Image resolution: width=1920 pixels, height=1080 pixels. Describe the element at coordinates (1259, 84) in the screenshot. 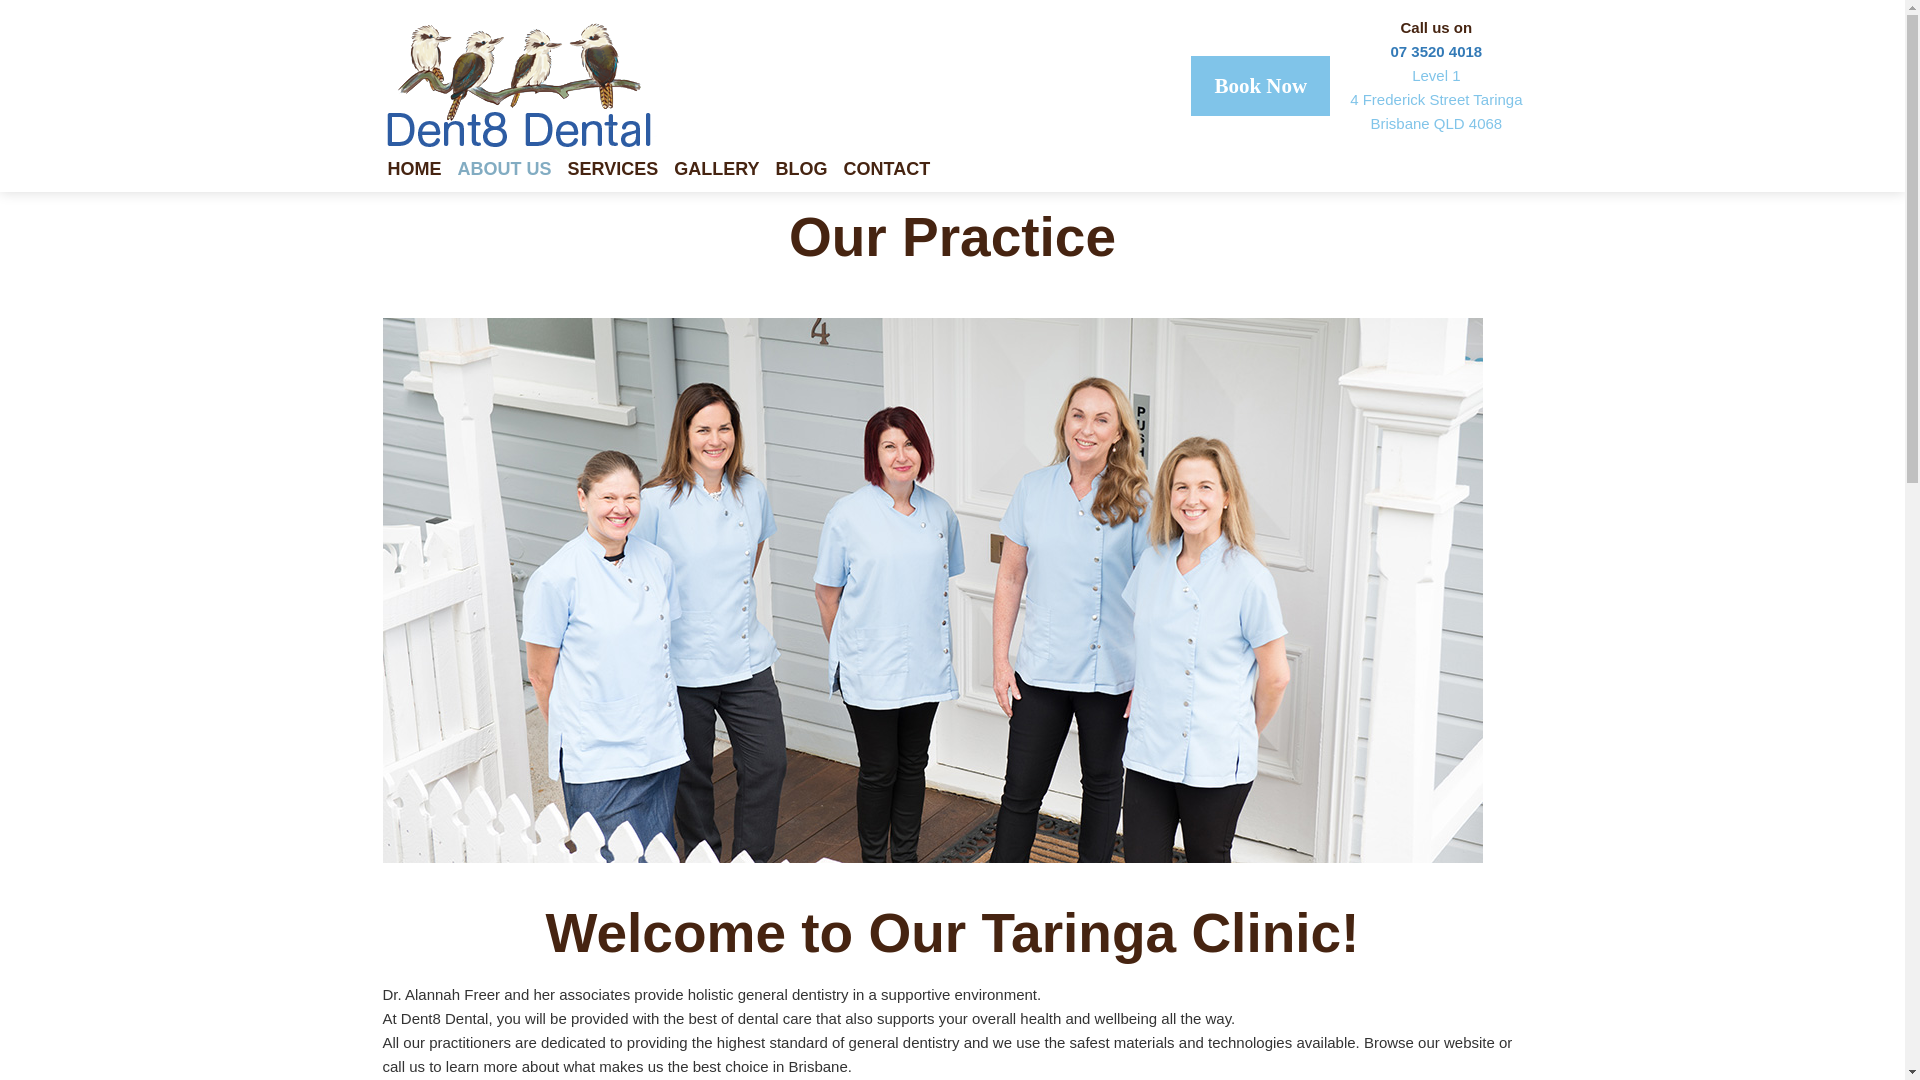

I see `'Book Now'` at that location.